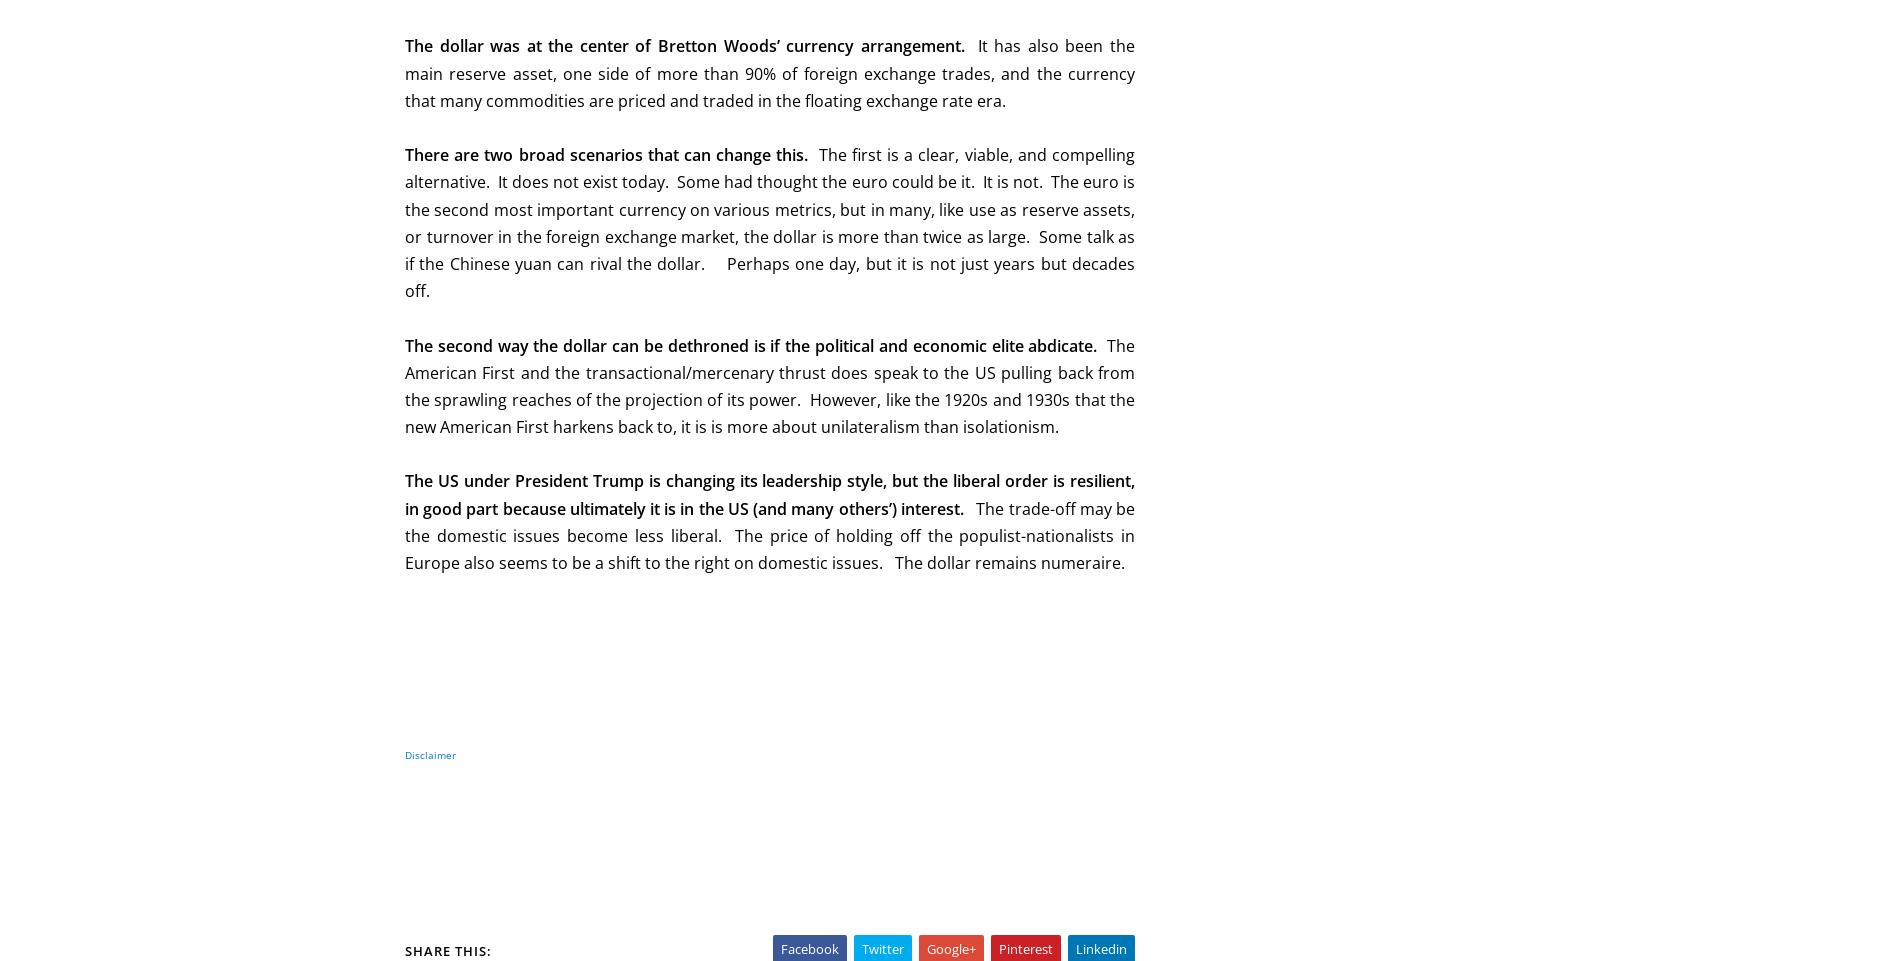 The height and width of the screenshot is (961, 1900). What do you see at coordinates (1258, 629) in the screenshot?
I see `'December 2020'` at bounding box center [1258, 629].